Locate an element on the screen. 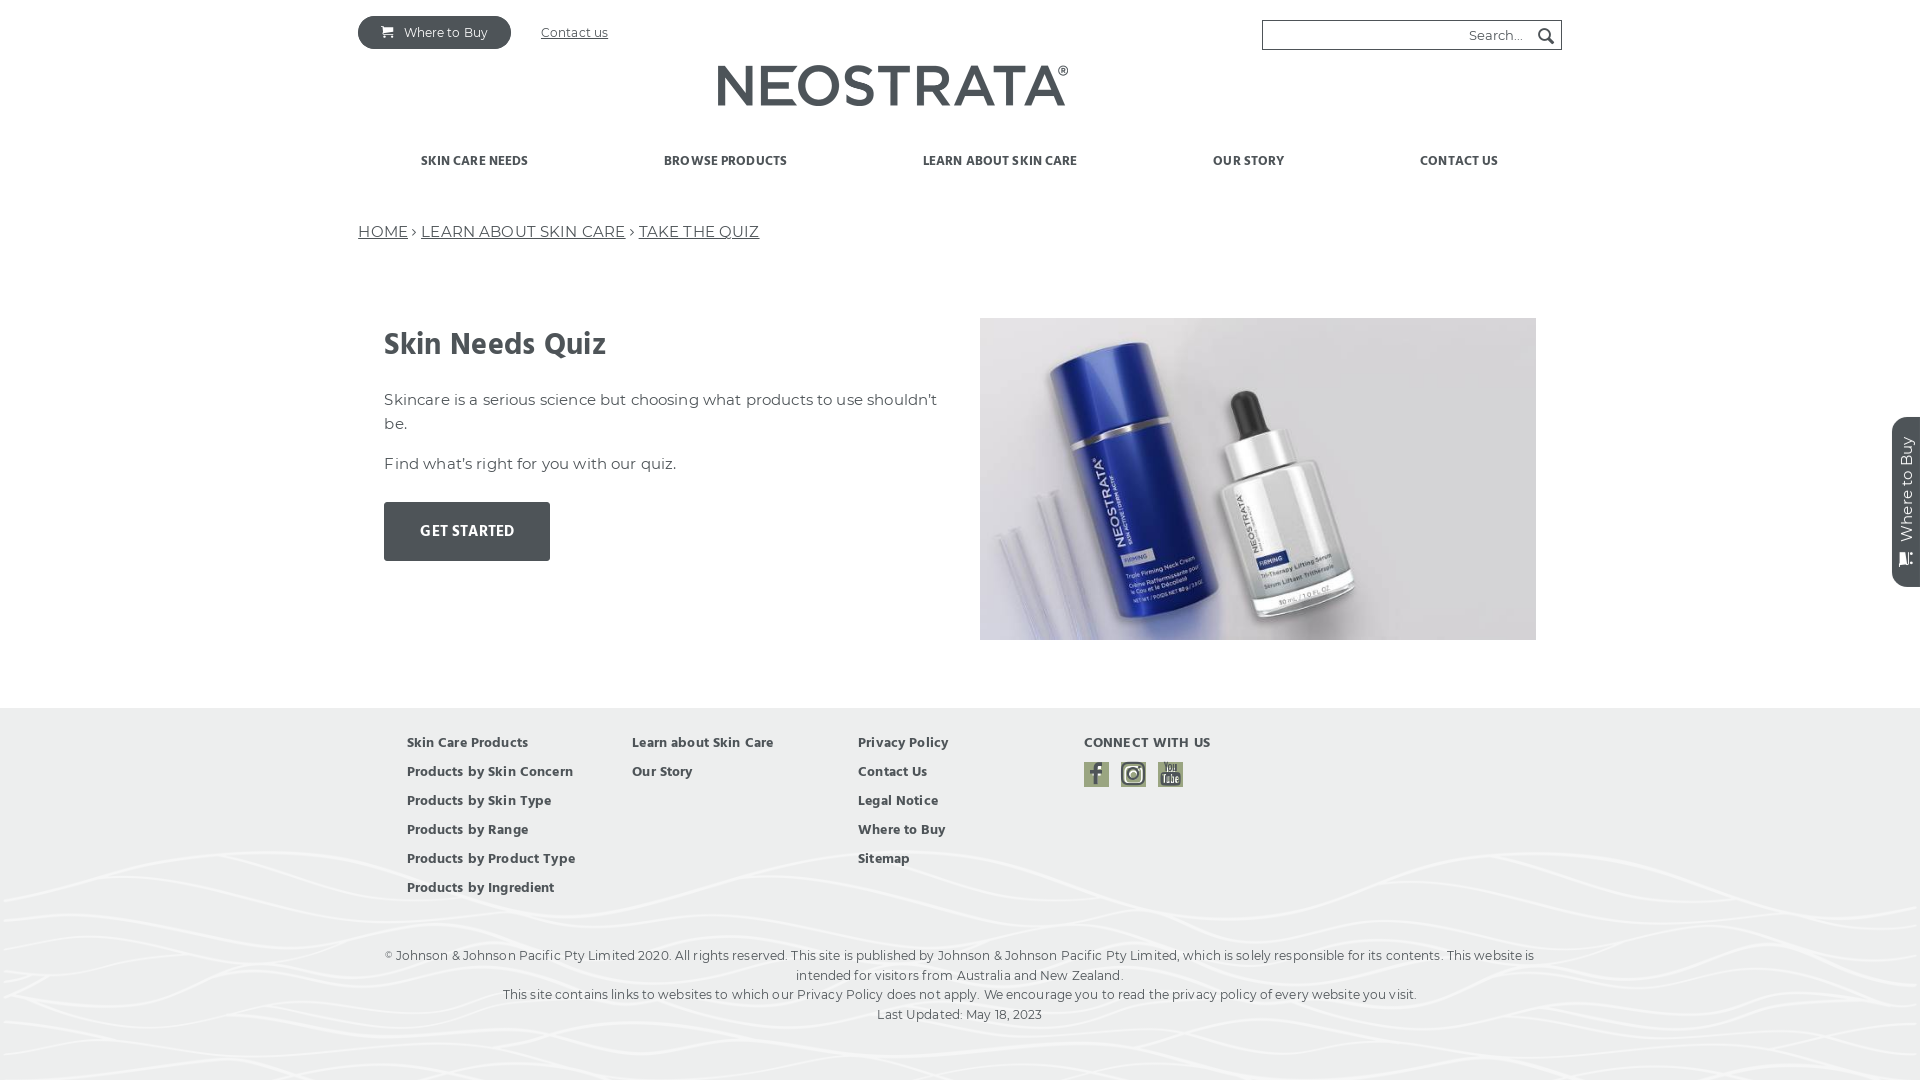 Image resolution: width=1920 pixels, height=1080 pixels. 'Youtube' is located at coordinates (1170, 773).